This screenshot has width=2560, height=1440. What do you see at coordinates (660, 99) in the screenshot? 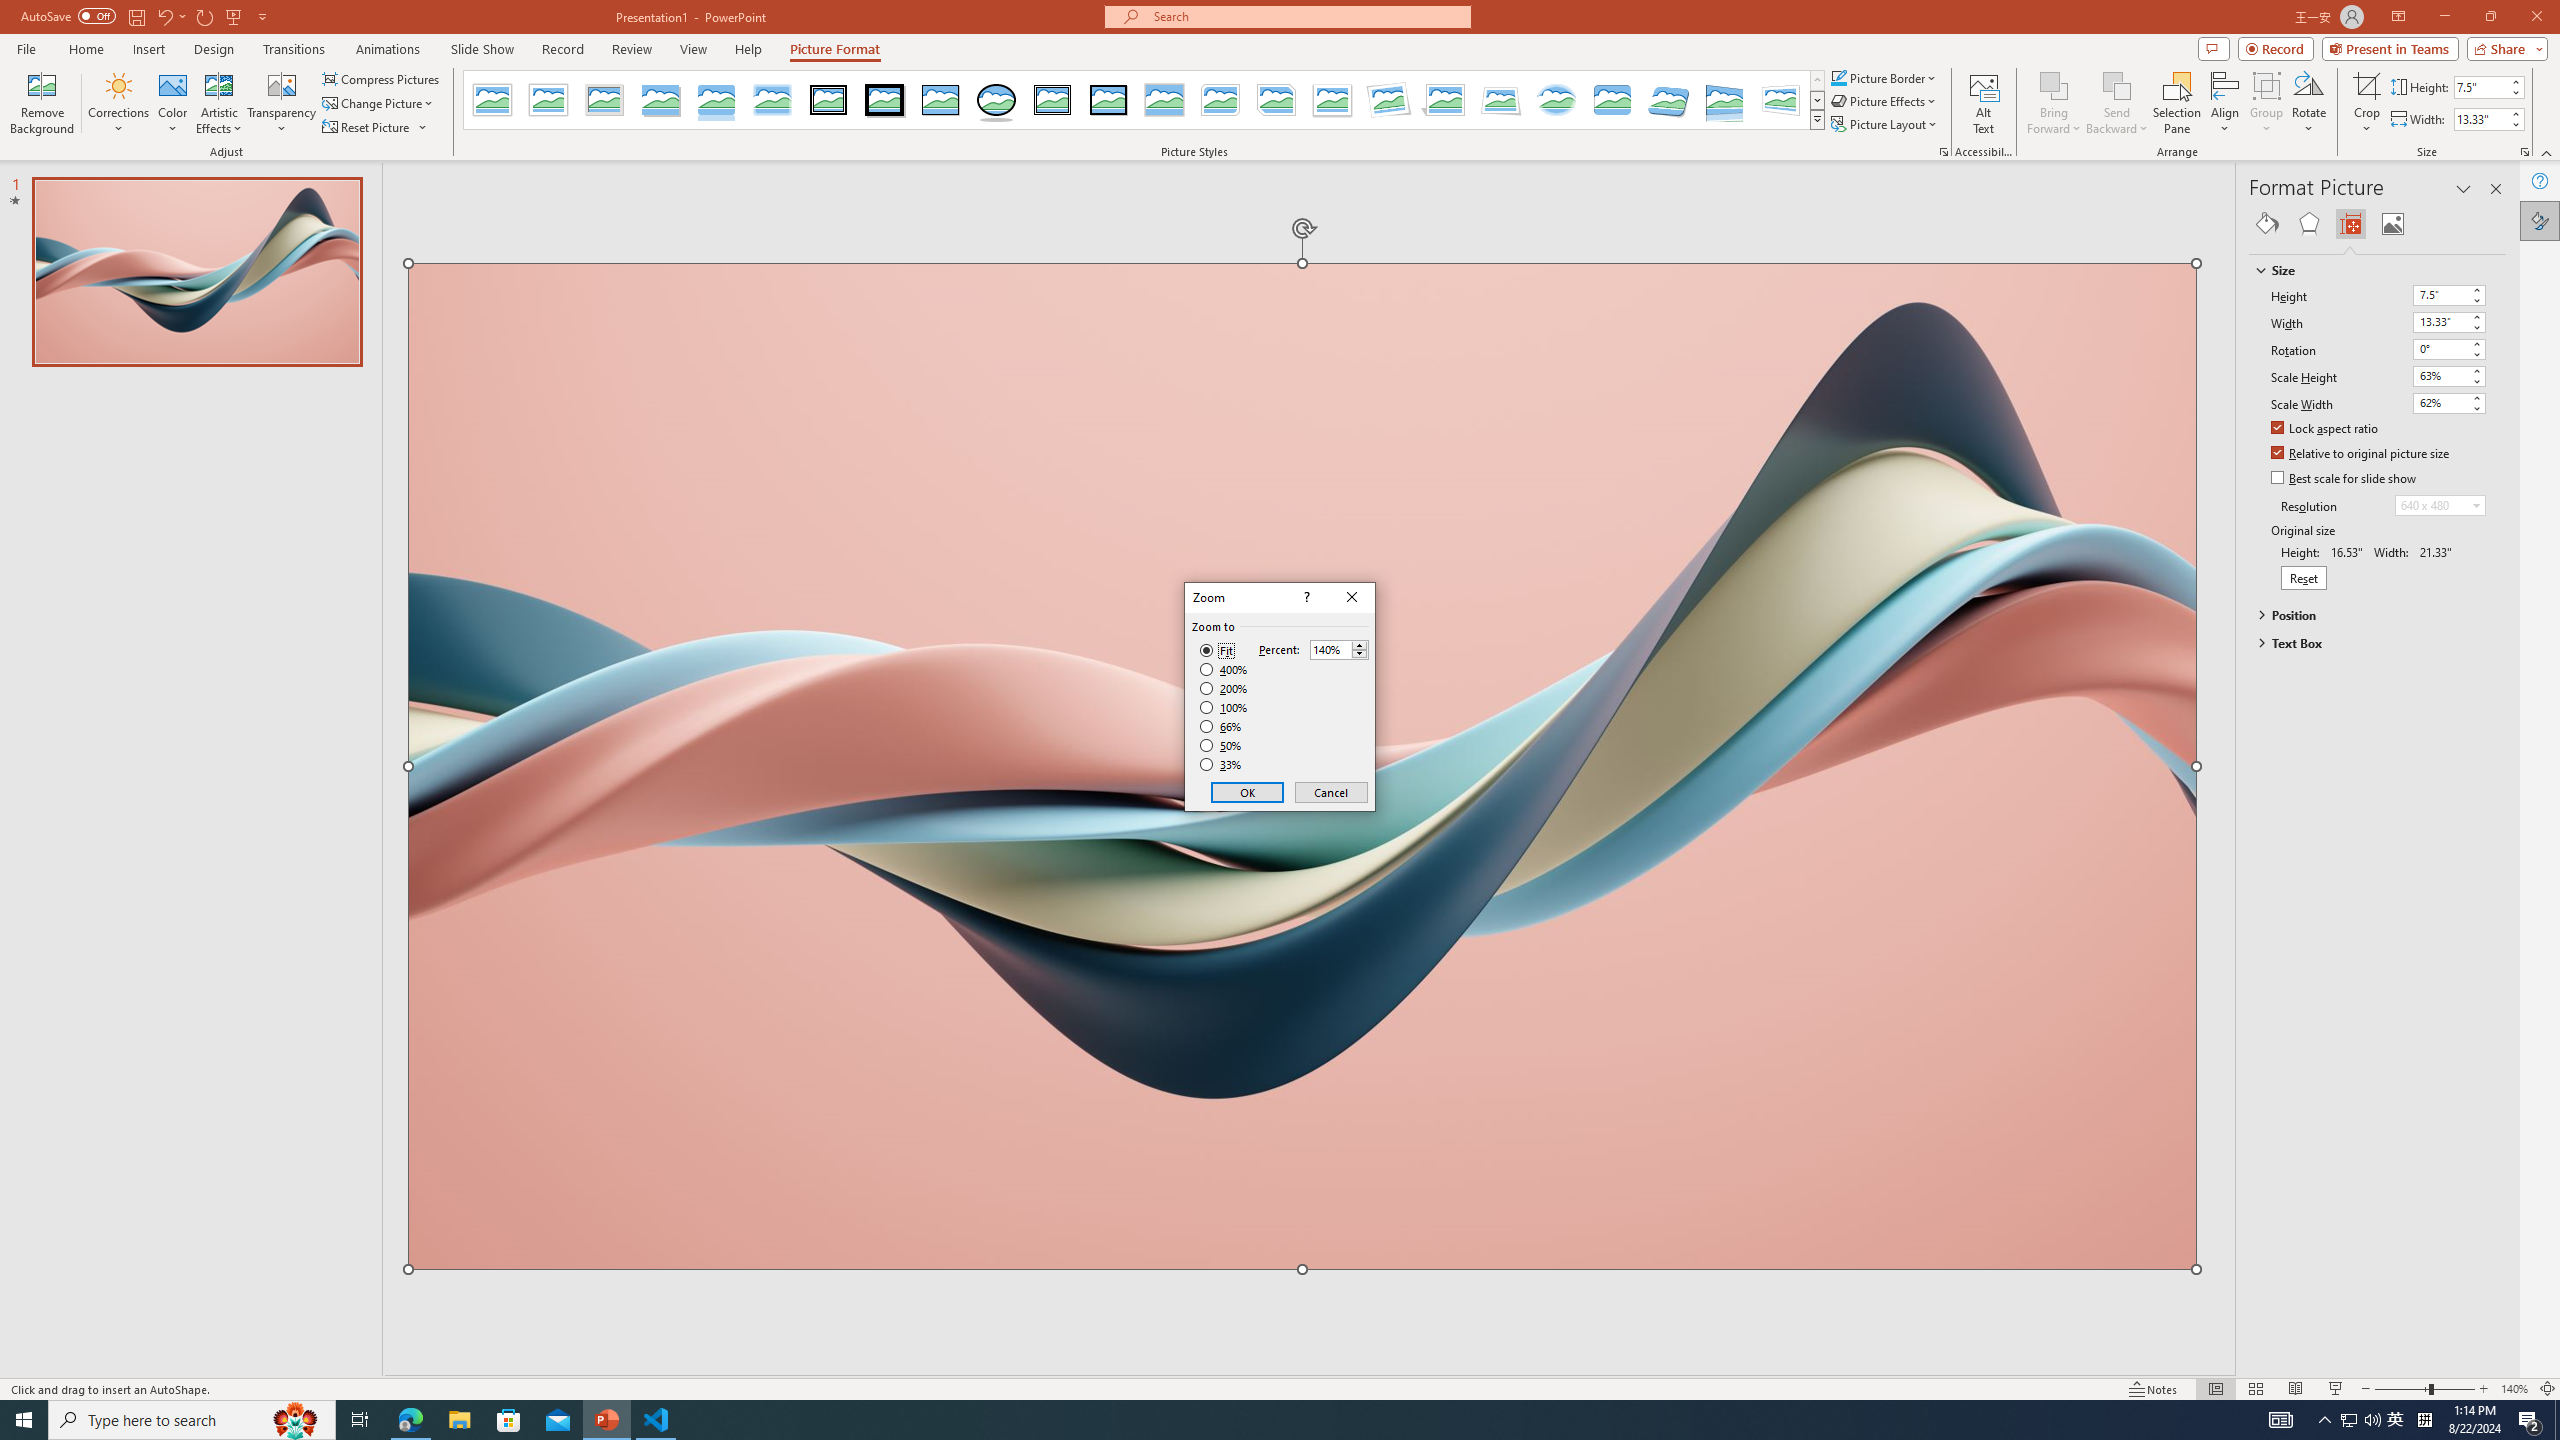
I see `'Drop Shadow Rectangle'` at bounding box center [660, 99].